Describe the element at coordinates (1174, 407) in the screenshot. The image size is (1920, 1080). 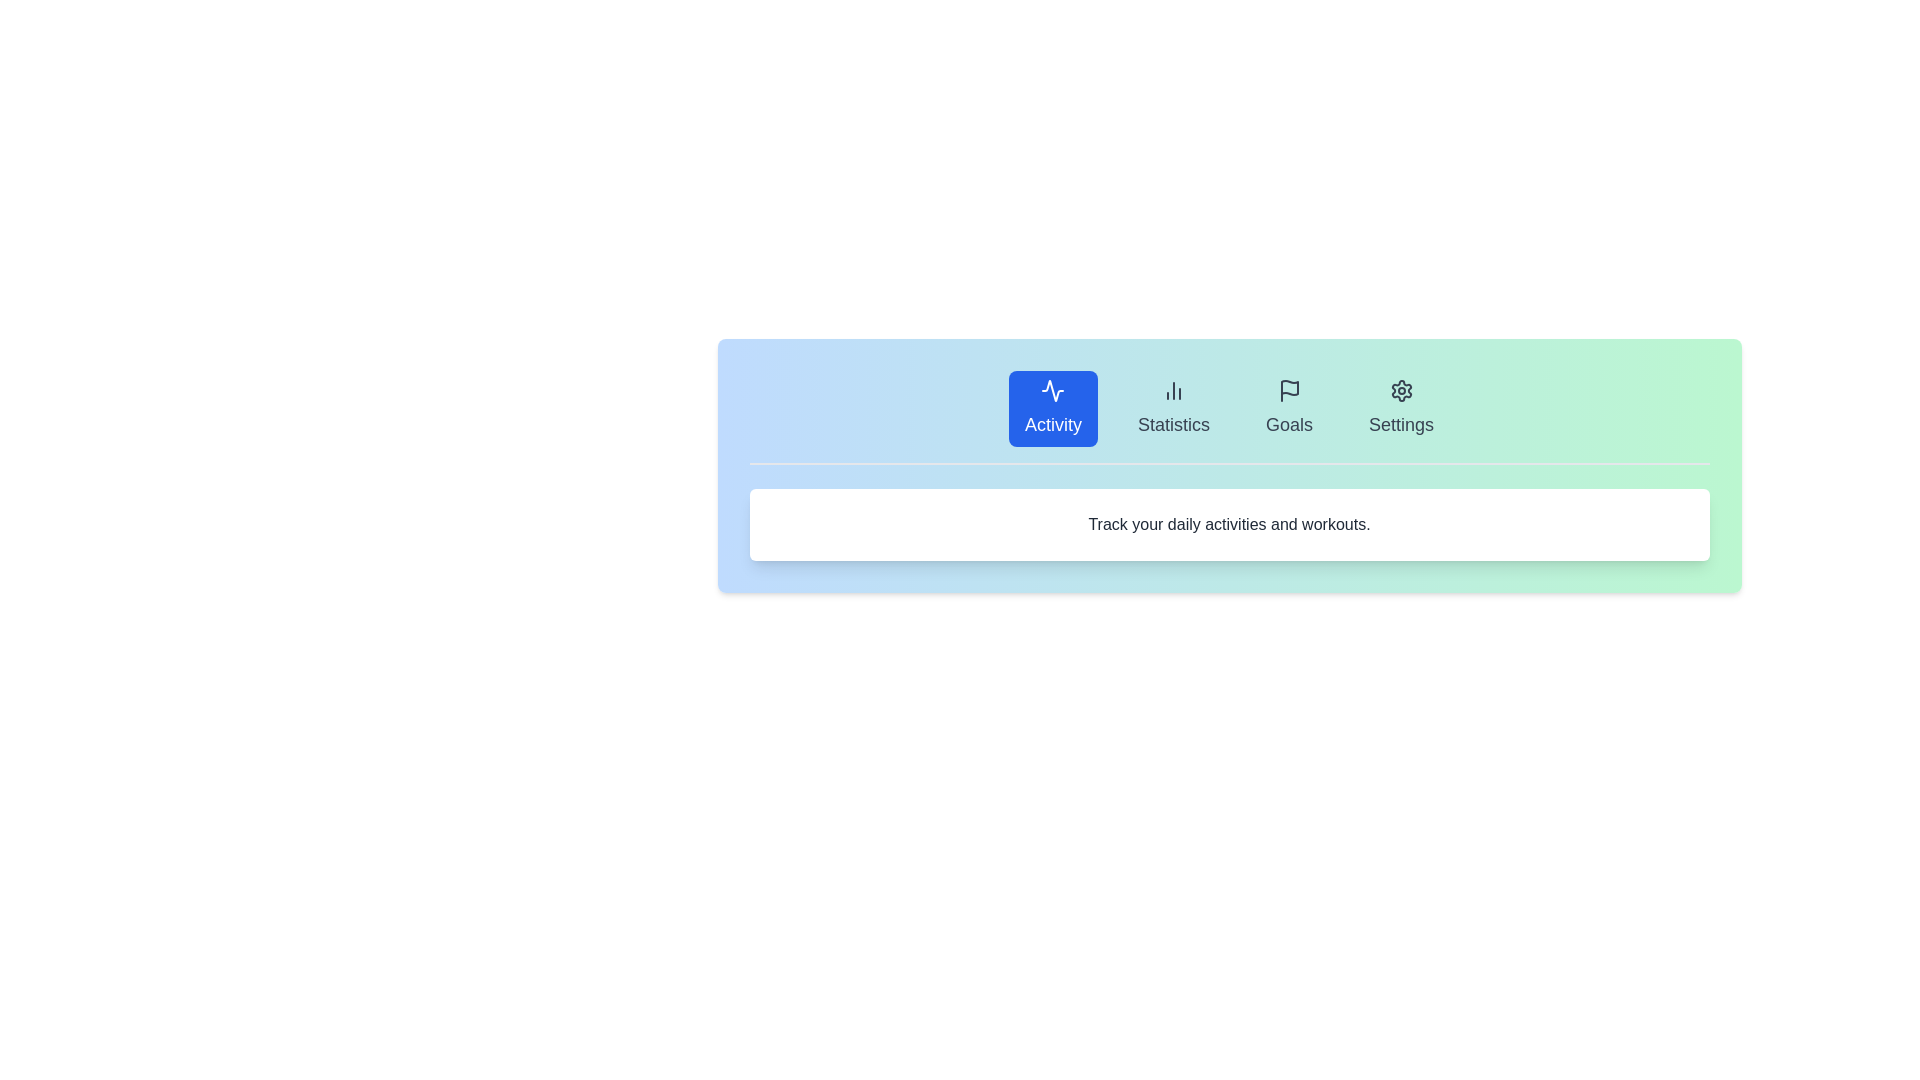
I see `the Statistics tab by clicking on its button` at that location.